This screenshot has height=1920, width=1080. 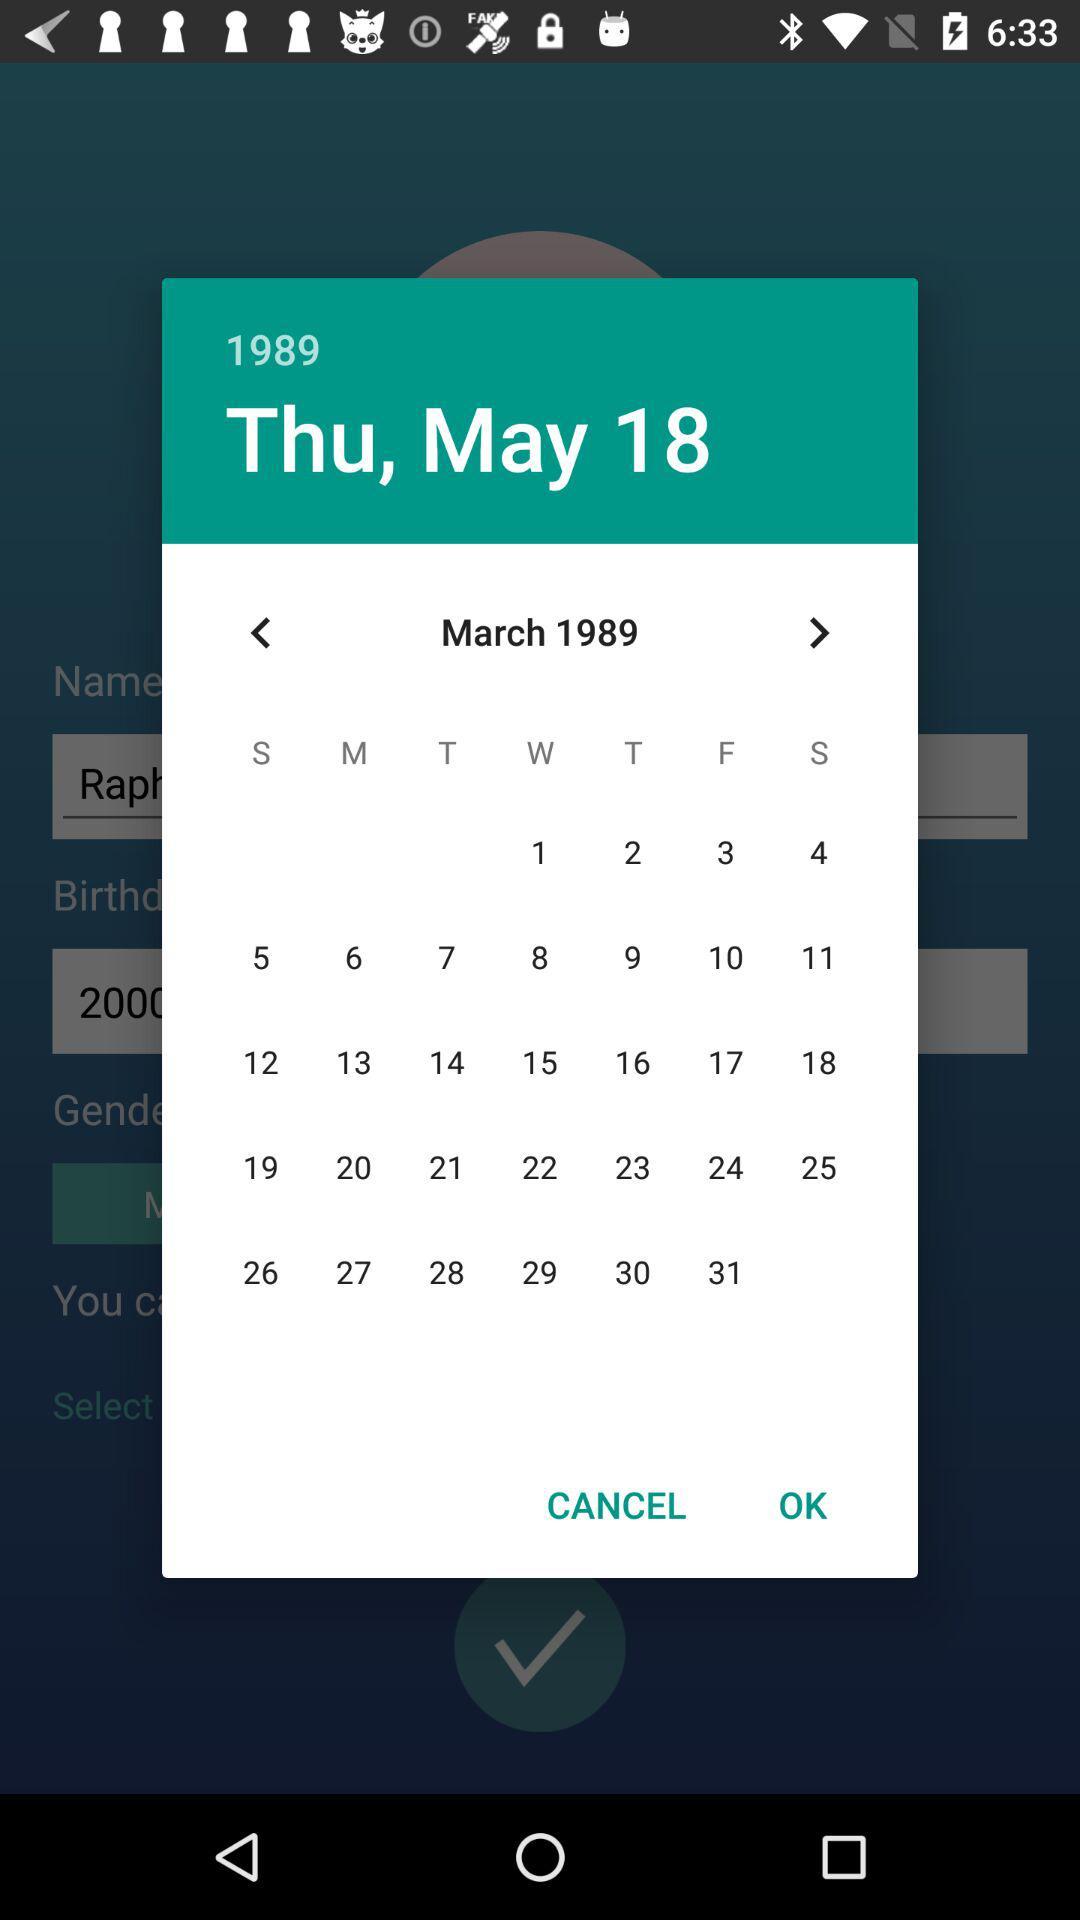 I want to click on icon at the top right corner, so click(x=818, y=632).